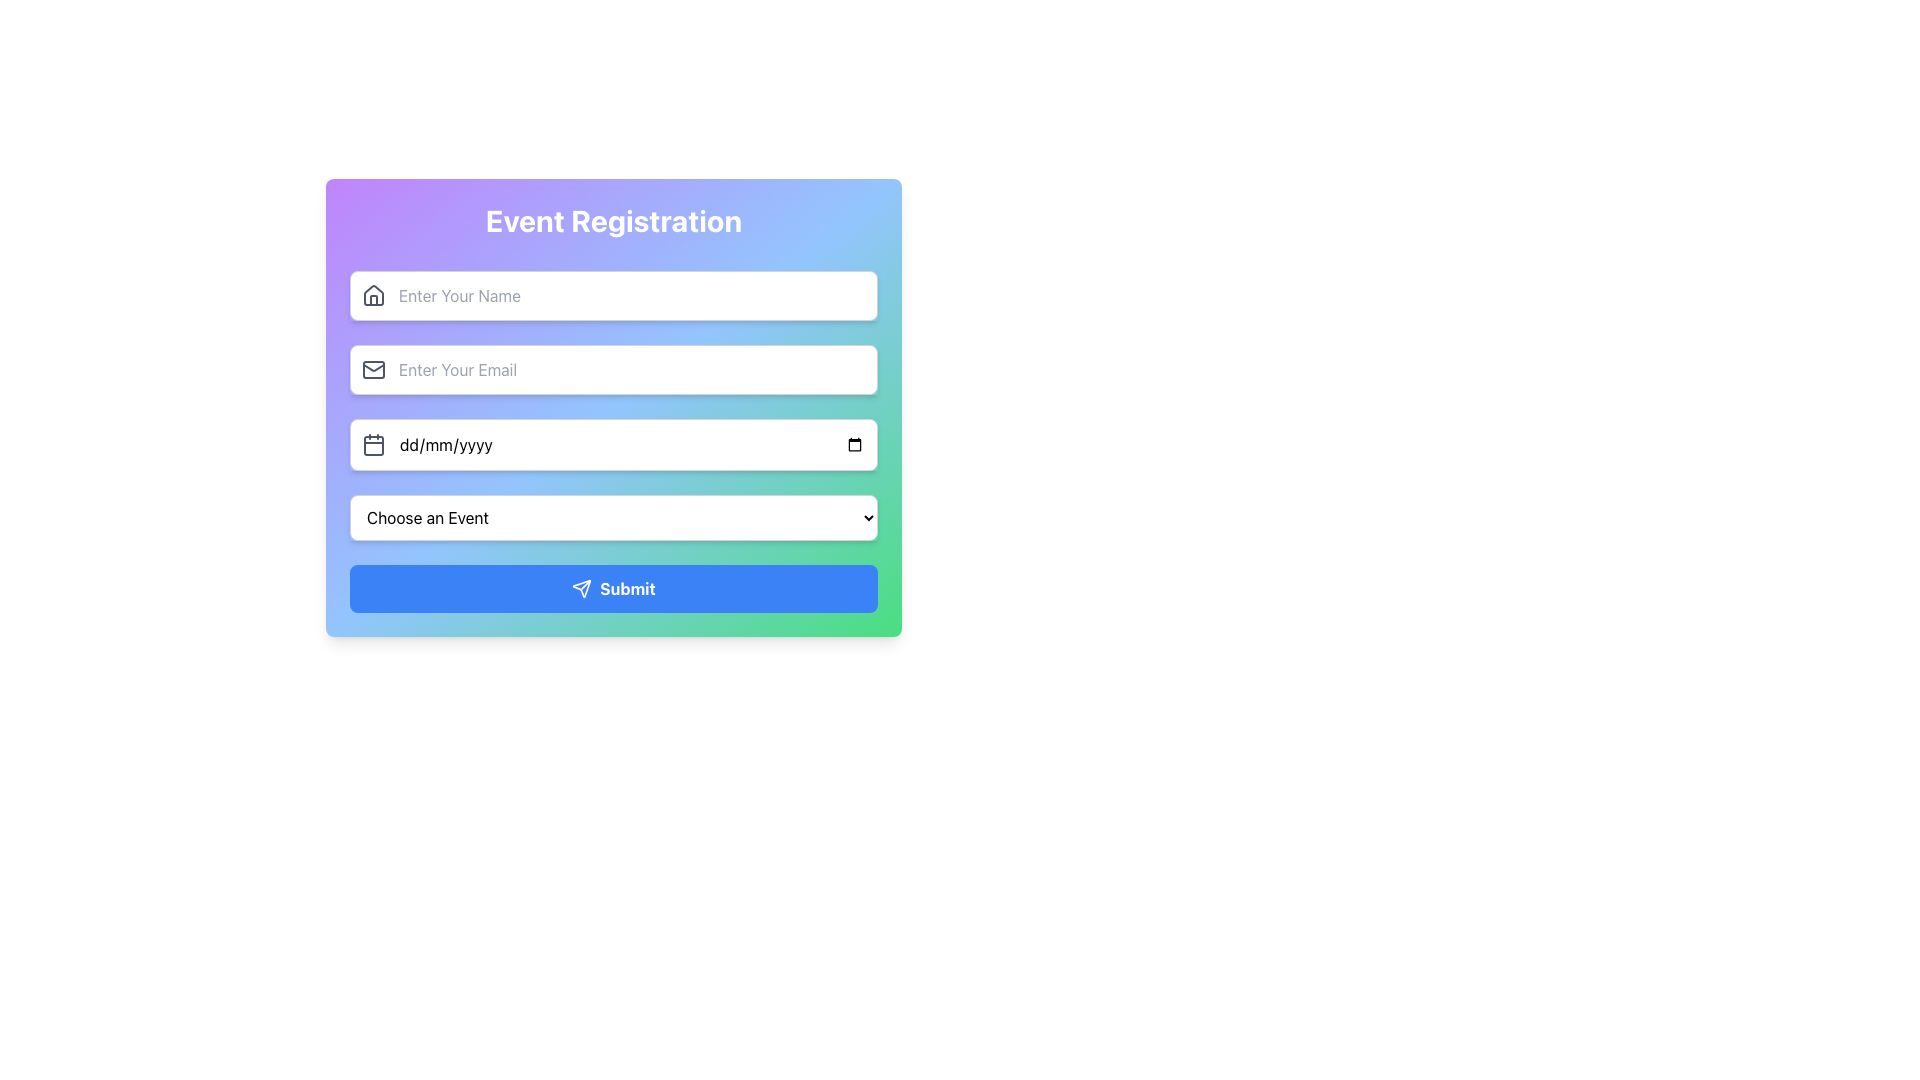 This screenshot has width=1920, height=1080. What do you see at coordinates (374, 294) in the screenshot?
I see `the house decorative icon located to the left of the 'Enter Your Name' placeholder text in the input field for entering the user's name` at bounding box center [374, 294].